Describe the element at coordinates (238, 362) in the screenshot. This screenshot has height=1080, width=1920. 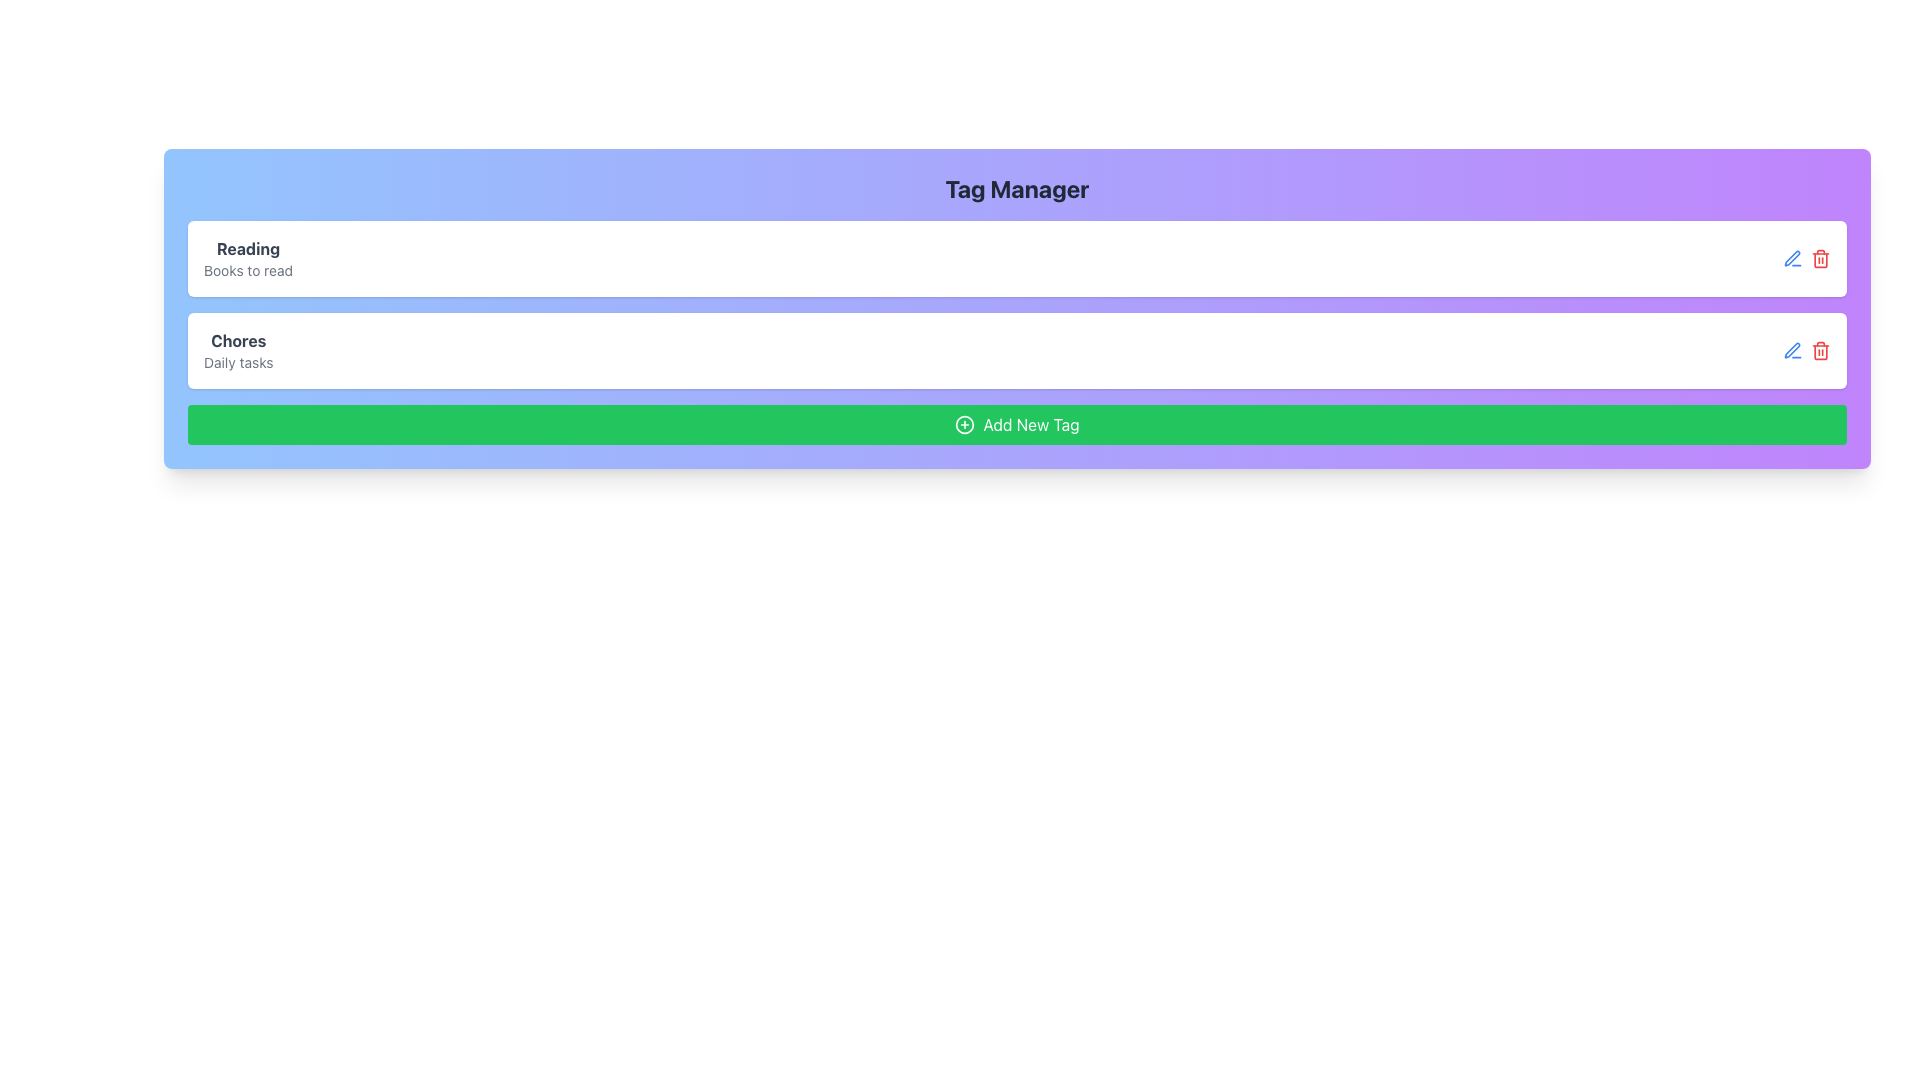
I see `the text label component that provides context for the 'Chores' section, located in the second card, below the 'Chores' title and above the 'Add New Tag' button` at that location.